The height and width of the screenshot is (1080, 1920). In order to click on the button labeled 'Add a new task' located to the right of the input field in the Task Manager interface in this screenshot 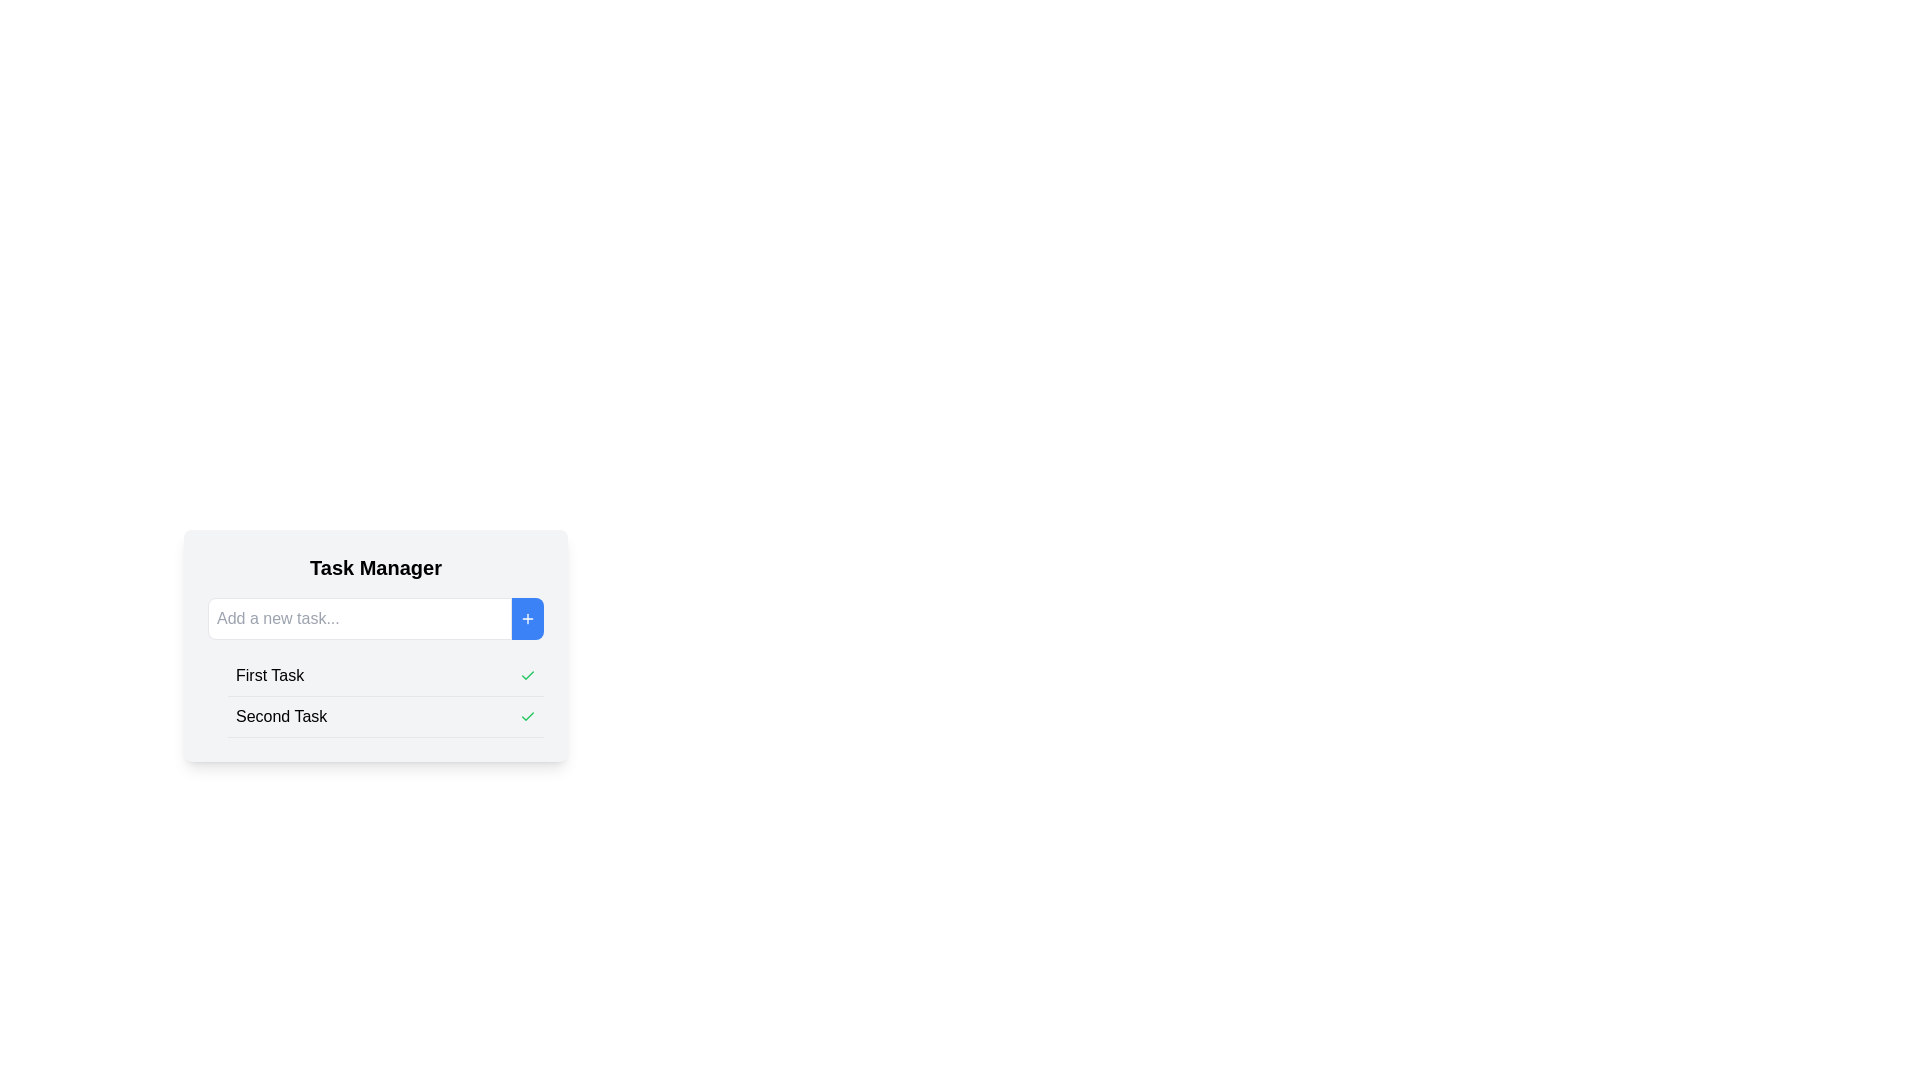, I will do `click(528, 617)`.